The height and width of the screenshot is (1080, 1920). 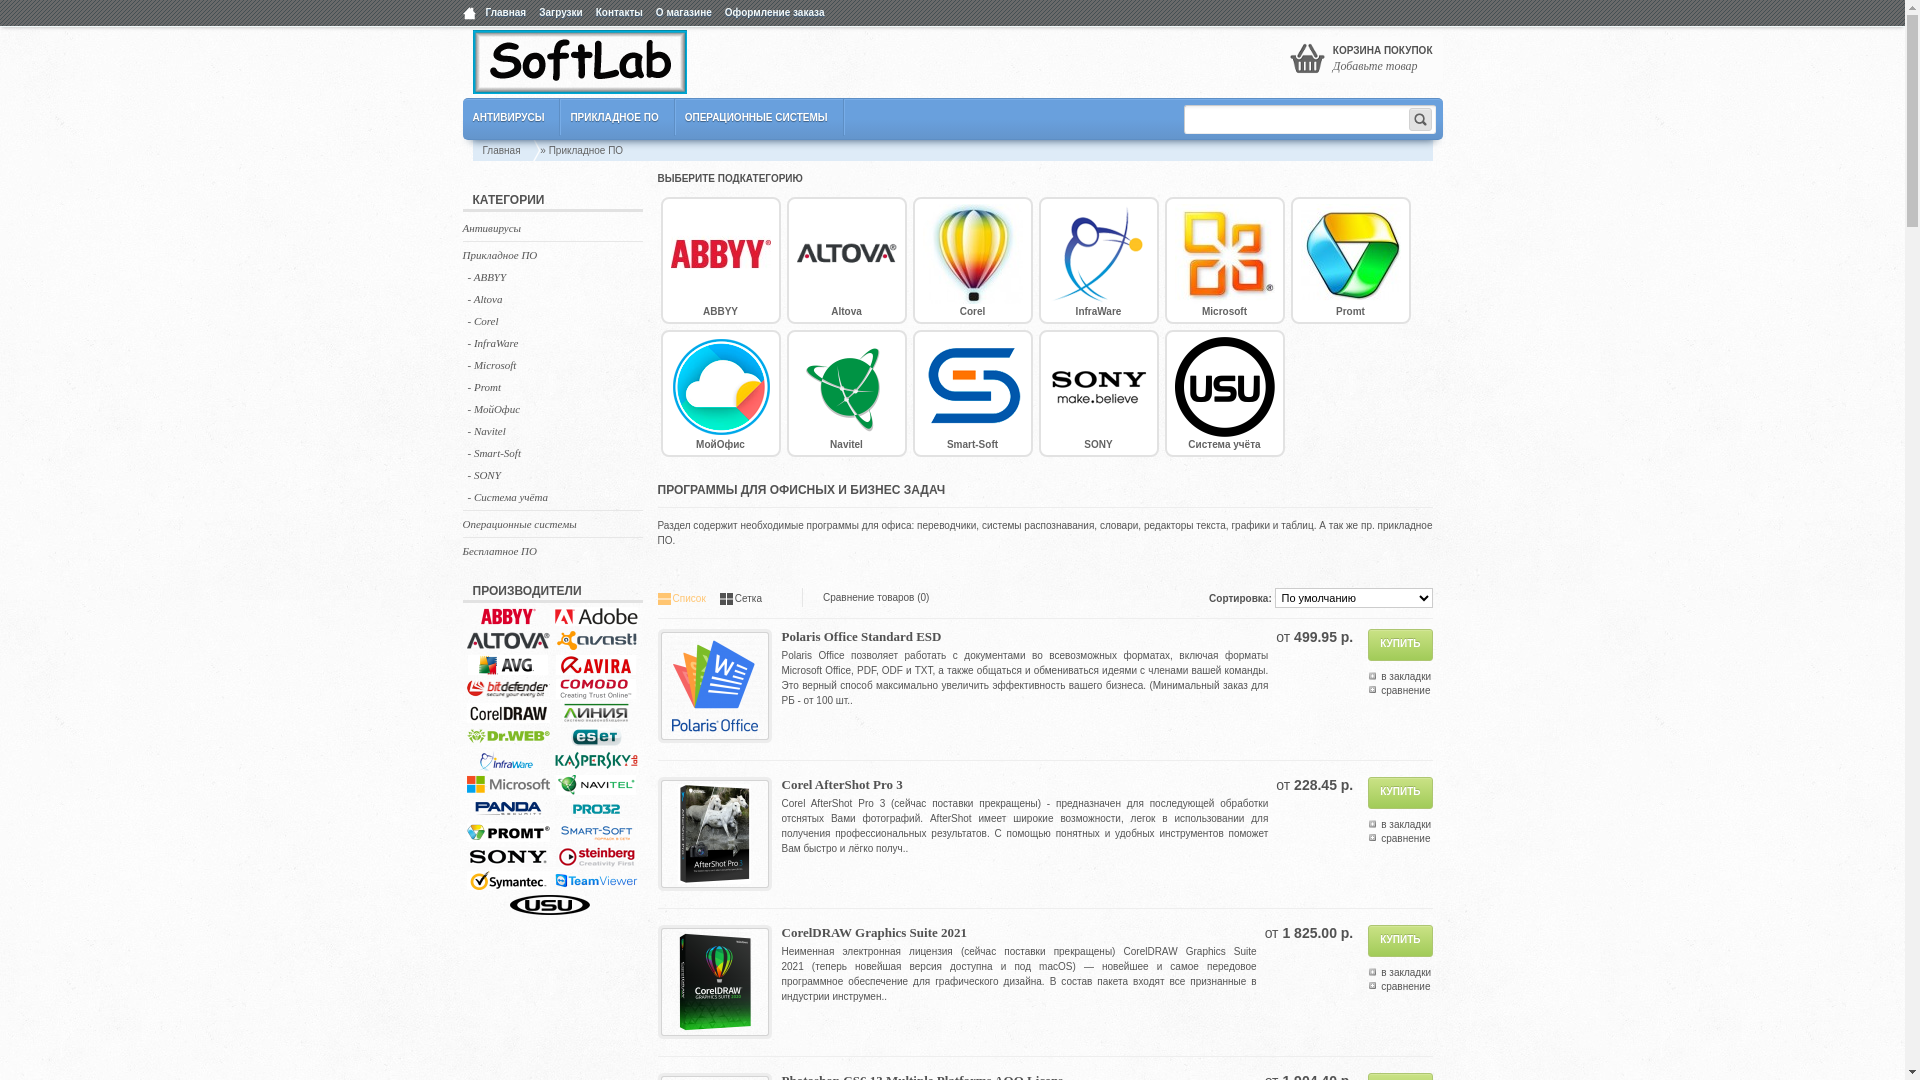 What do you see at coordinates (466, 342) in the screenshot?
I see `'- InfraWare'` at bounding box center [466, 342].